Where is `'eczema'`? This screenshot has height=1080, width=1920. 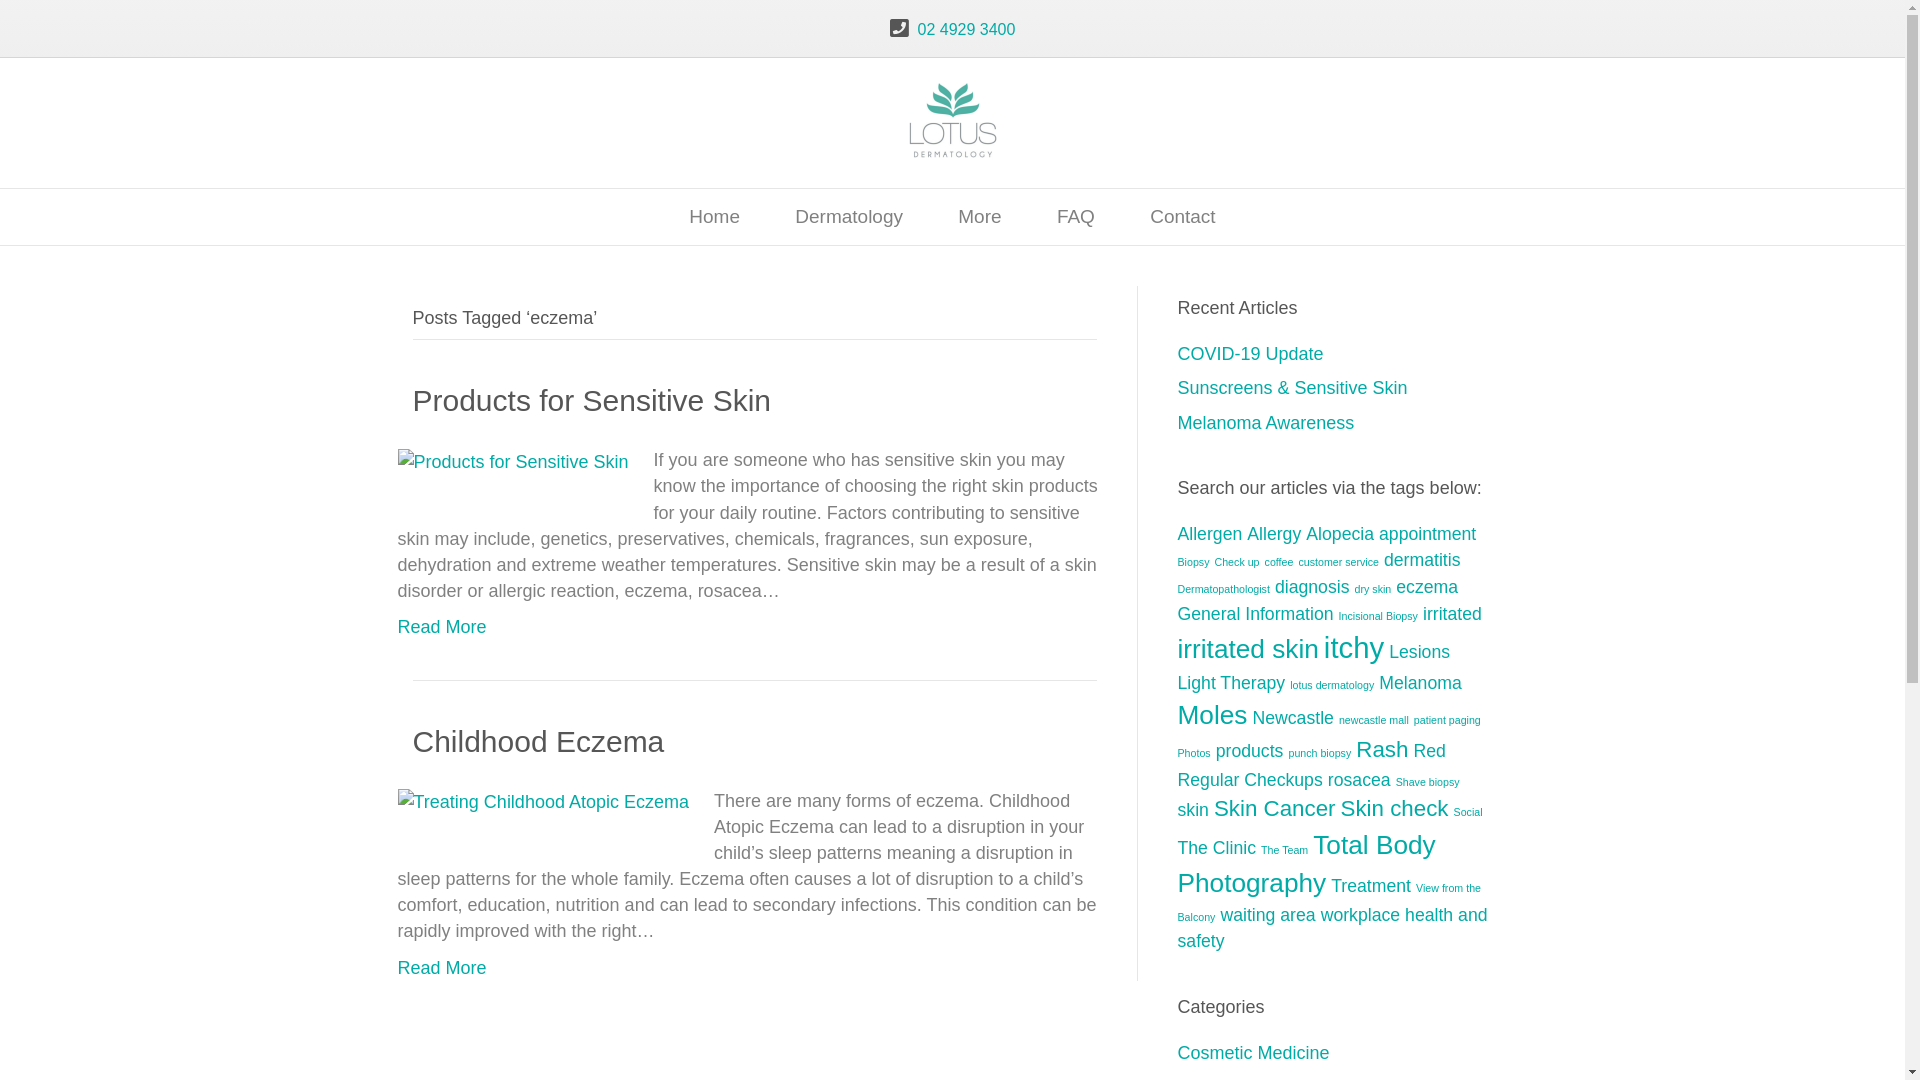 'eczema' is located at coordinates (1425, 585).